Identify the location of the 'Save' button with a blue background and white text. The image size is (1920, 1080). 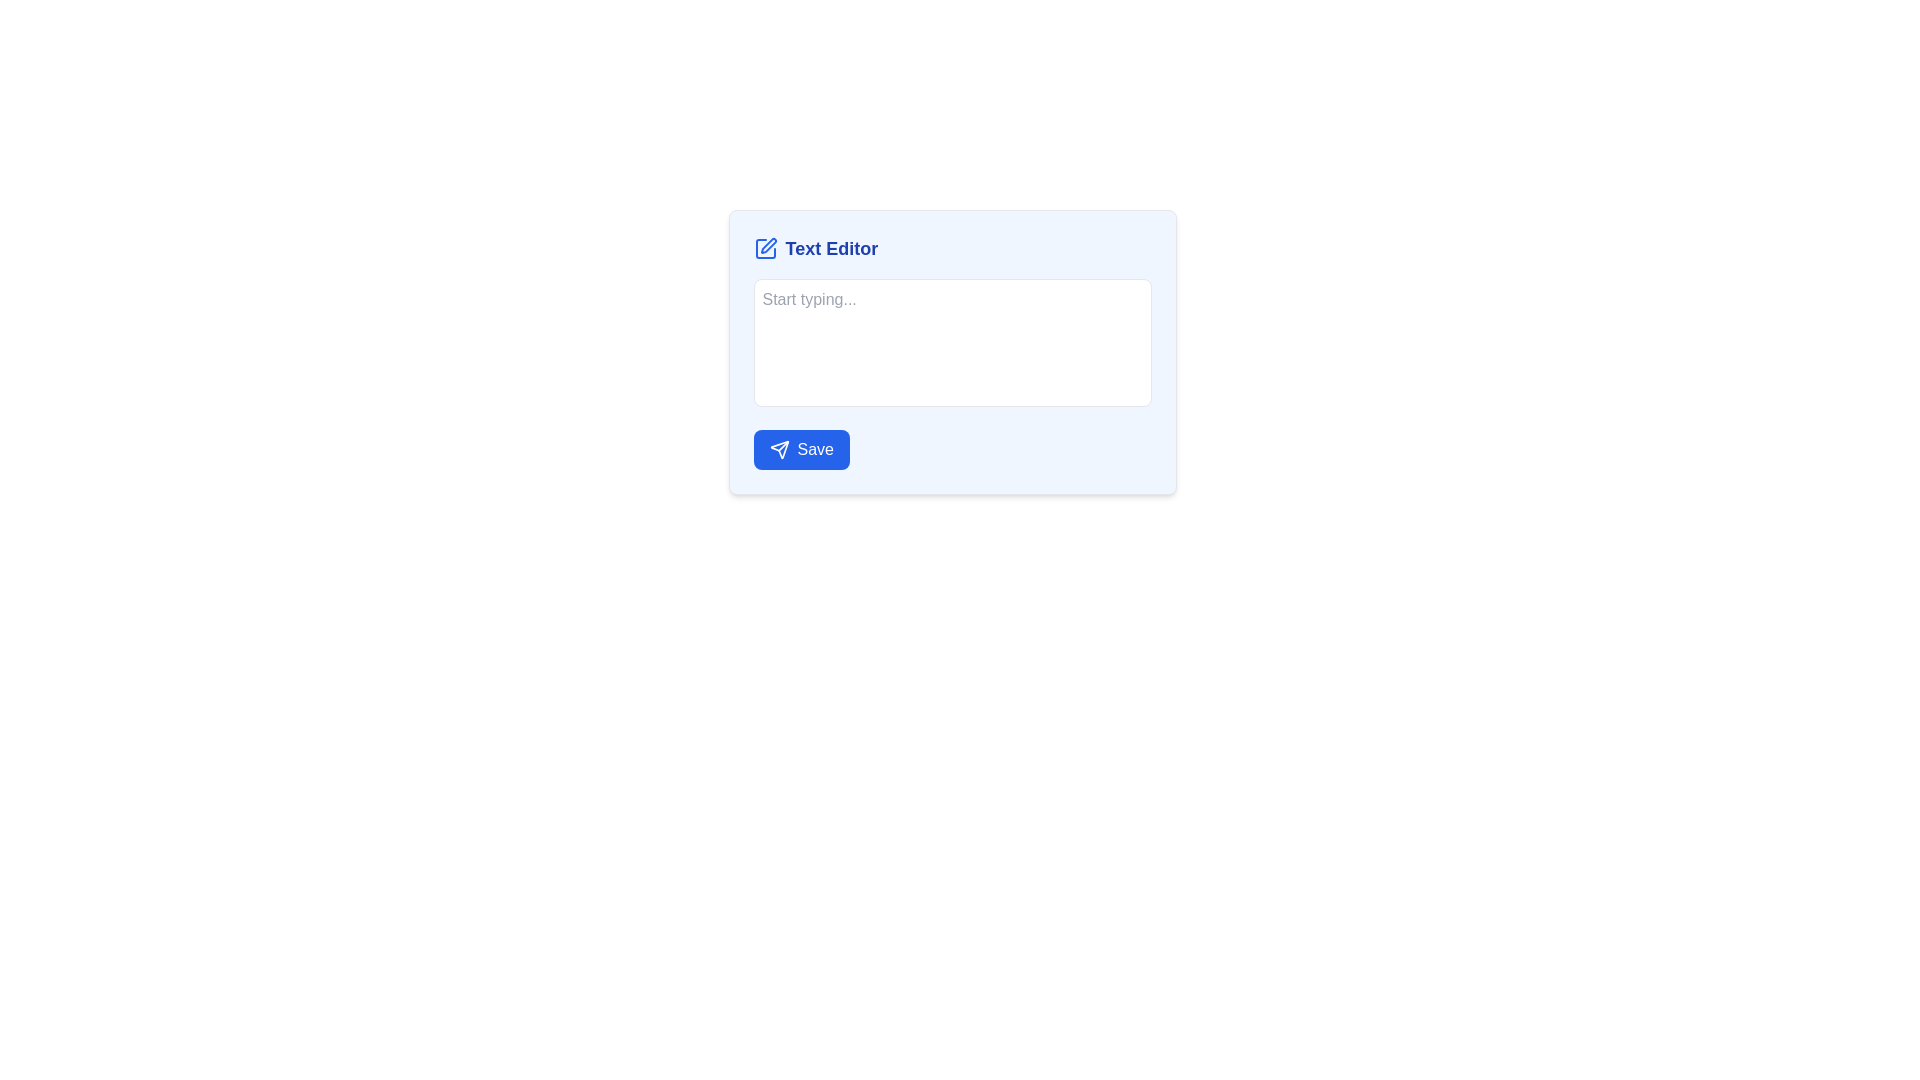
(801, 450).